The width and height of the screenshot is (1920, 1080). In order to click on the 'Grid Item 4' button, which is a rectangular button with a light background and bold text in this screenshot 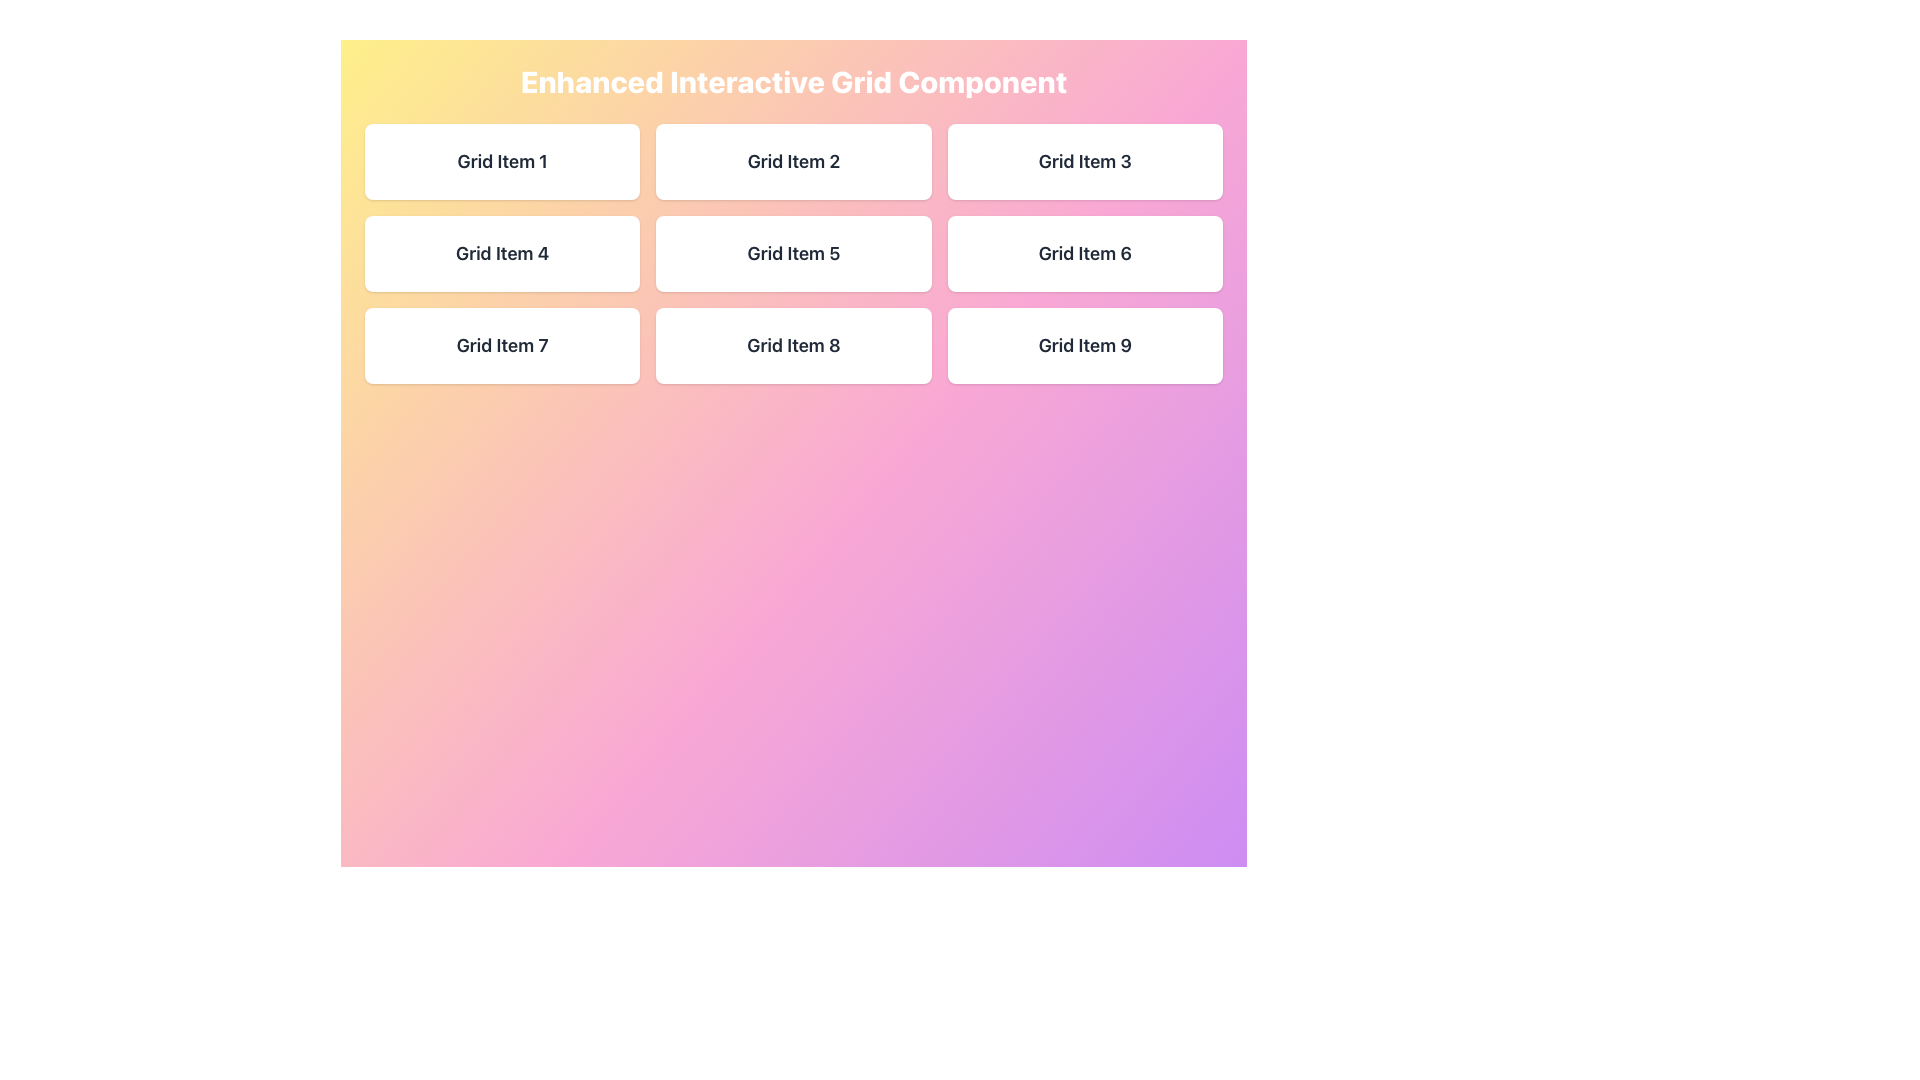, I will do `click(502, 253)`.